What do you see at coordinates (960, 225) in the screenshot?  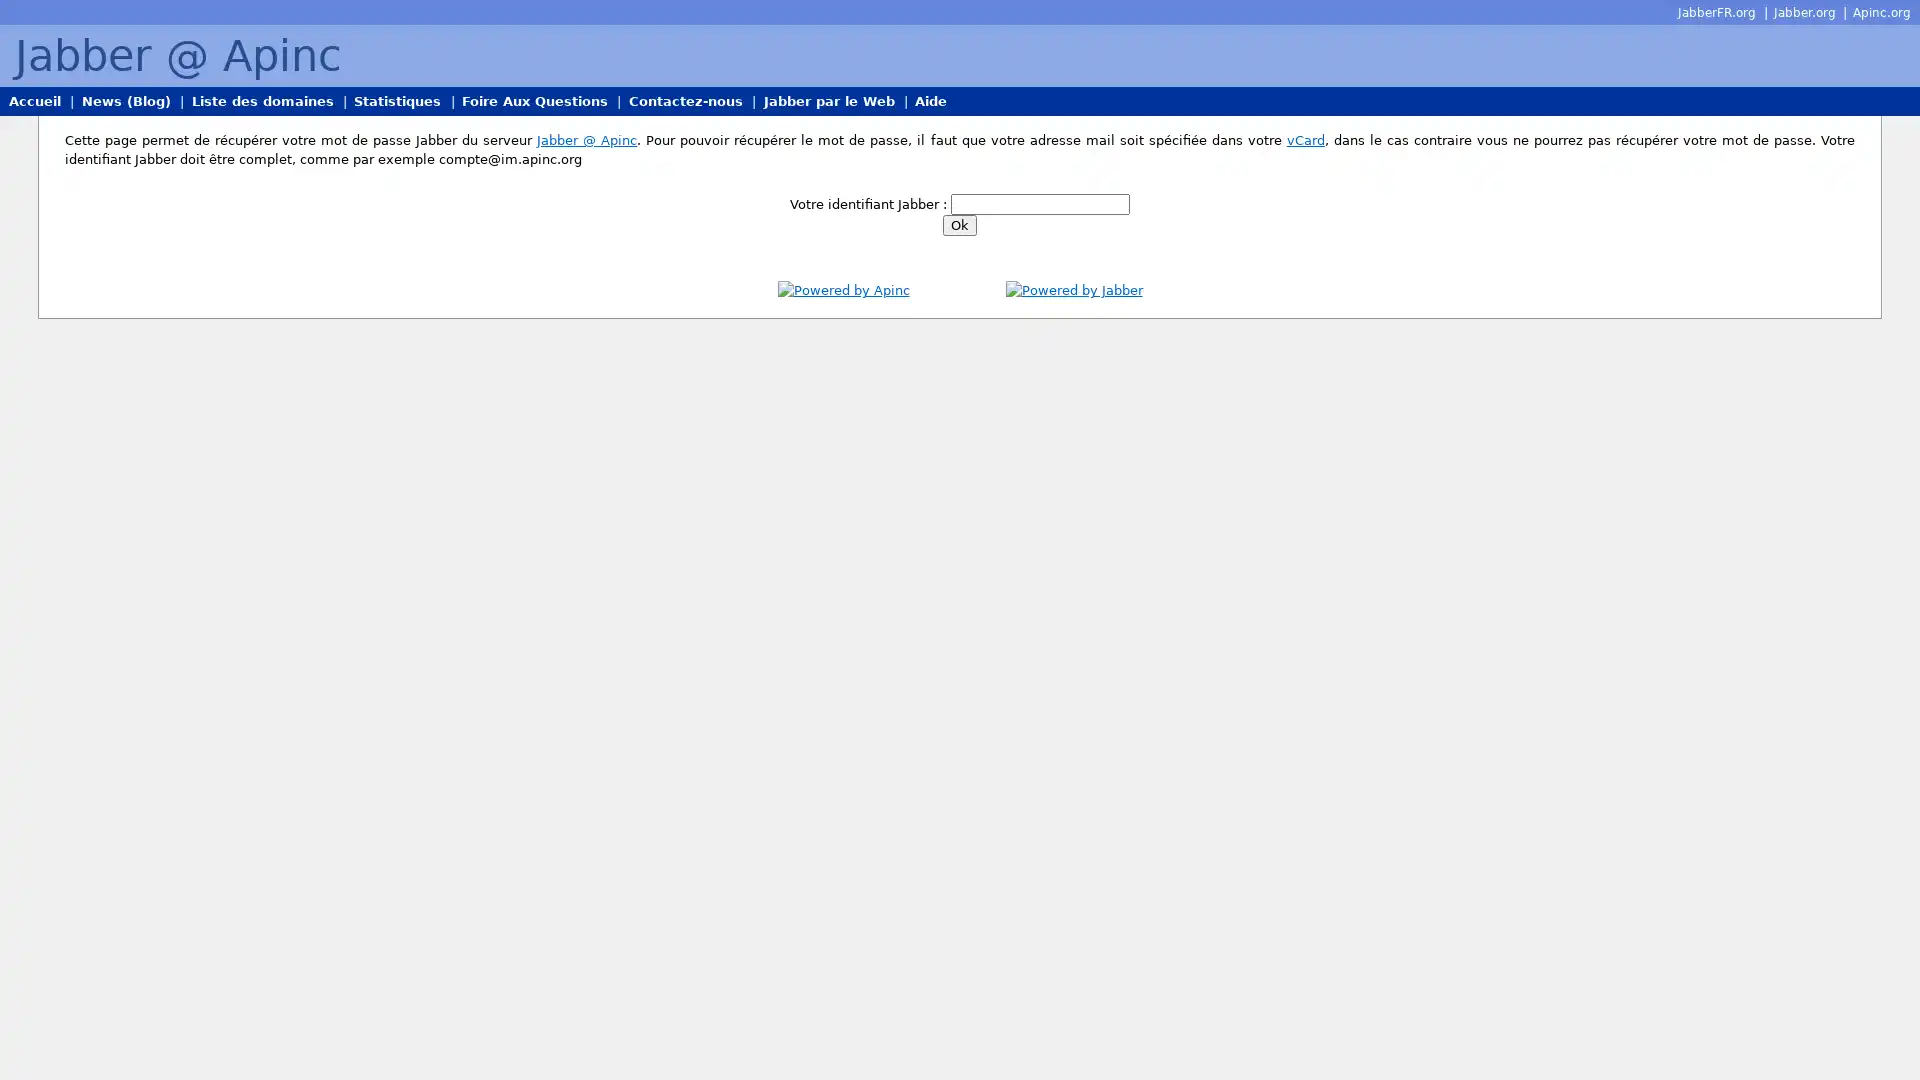 I see `Ok` at bounding box center [960, 225].